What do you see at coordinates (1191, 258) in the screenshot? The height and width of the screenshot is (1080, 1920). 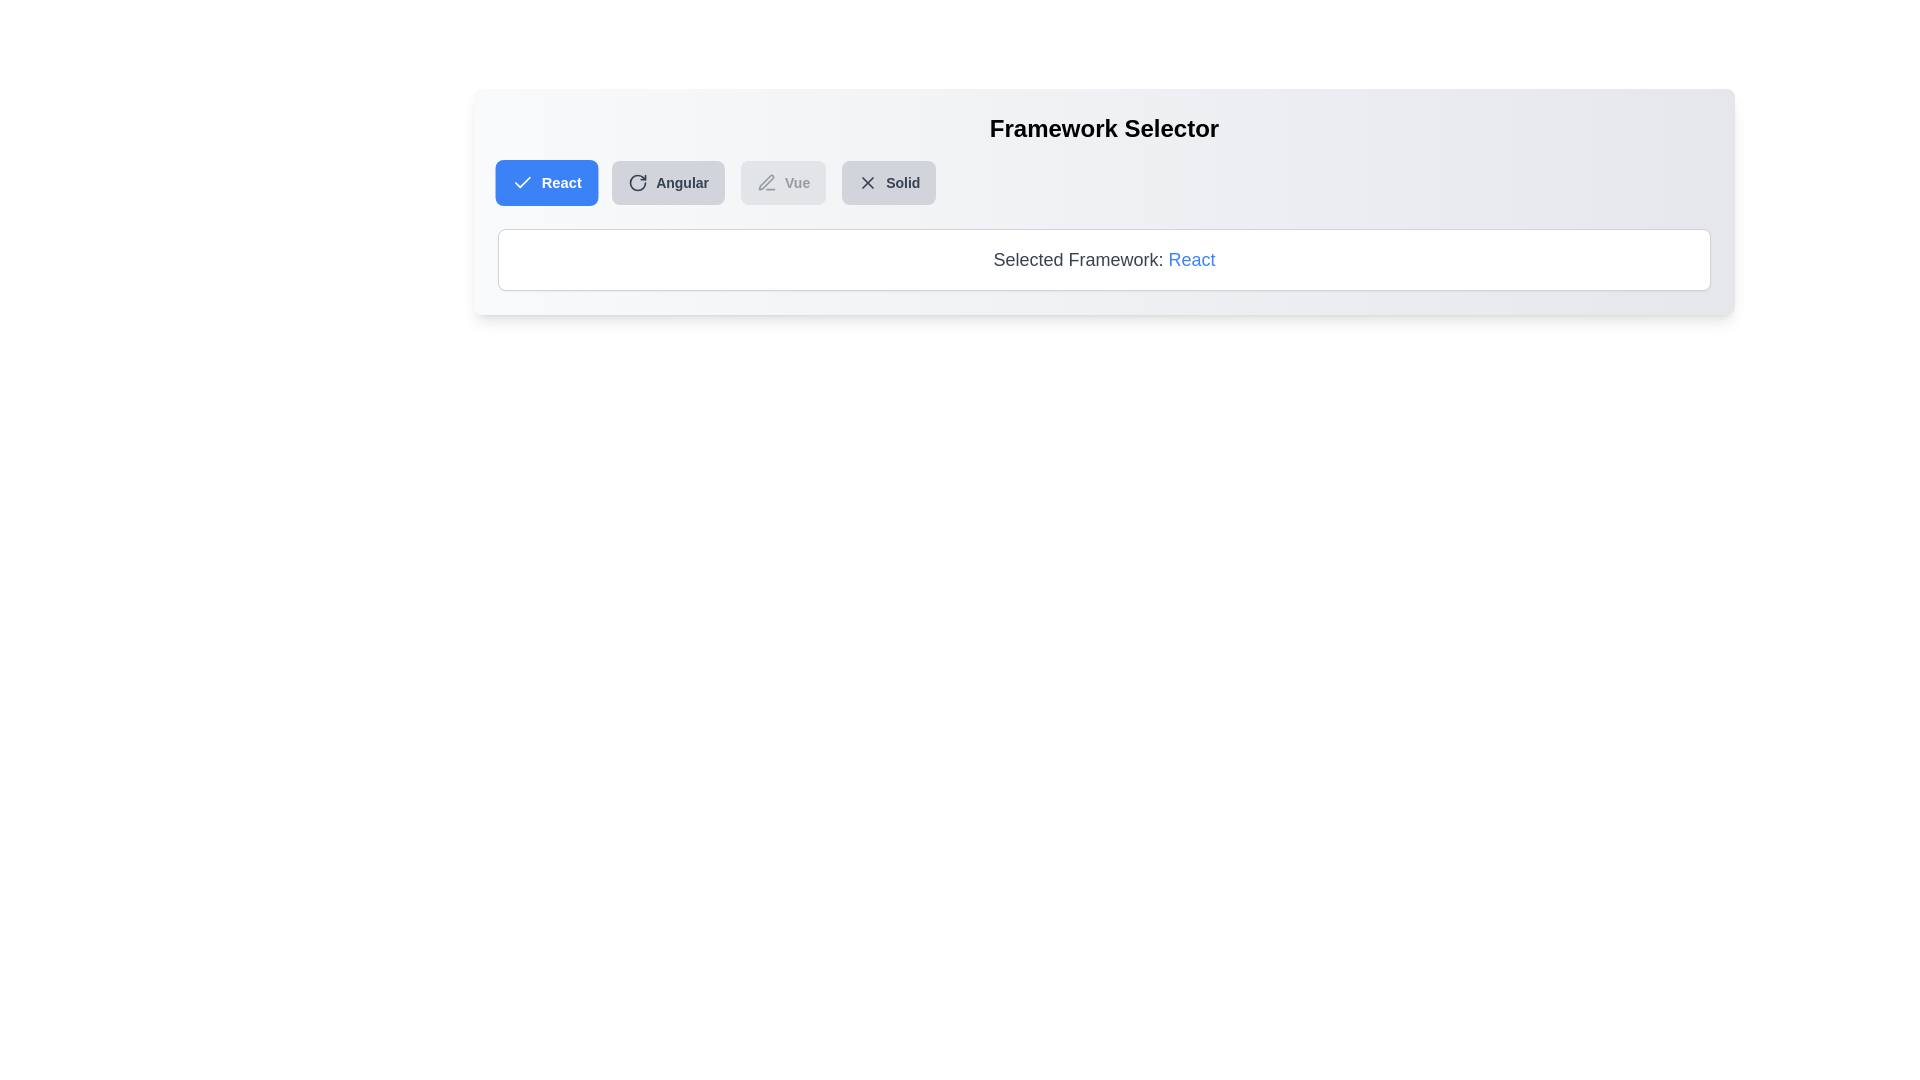 I see `the blue-colored text 'React' that is styled with a bold font and is part of the phrase 'Selected Framework: React'` at bounding box center [1191, 258].